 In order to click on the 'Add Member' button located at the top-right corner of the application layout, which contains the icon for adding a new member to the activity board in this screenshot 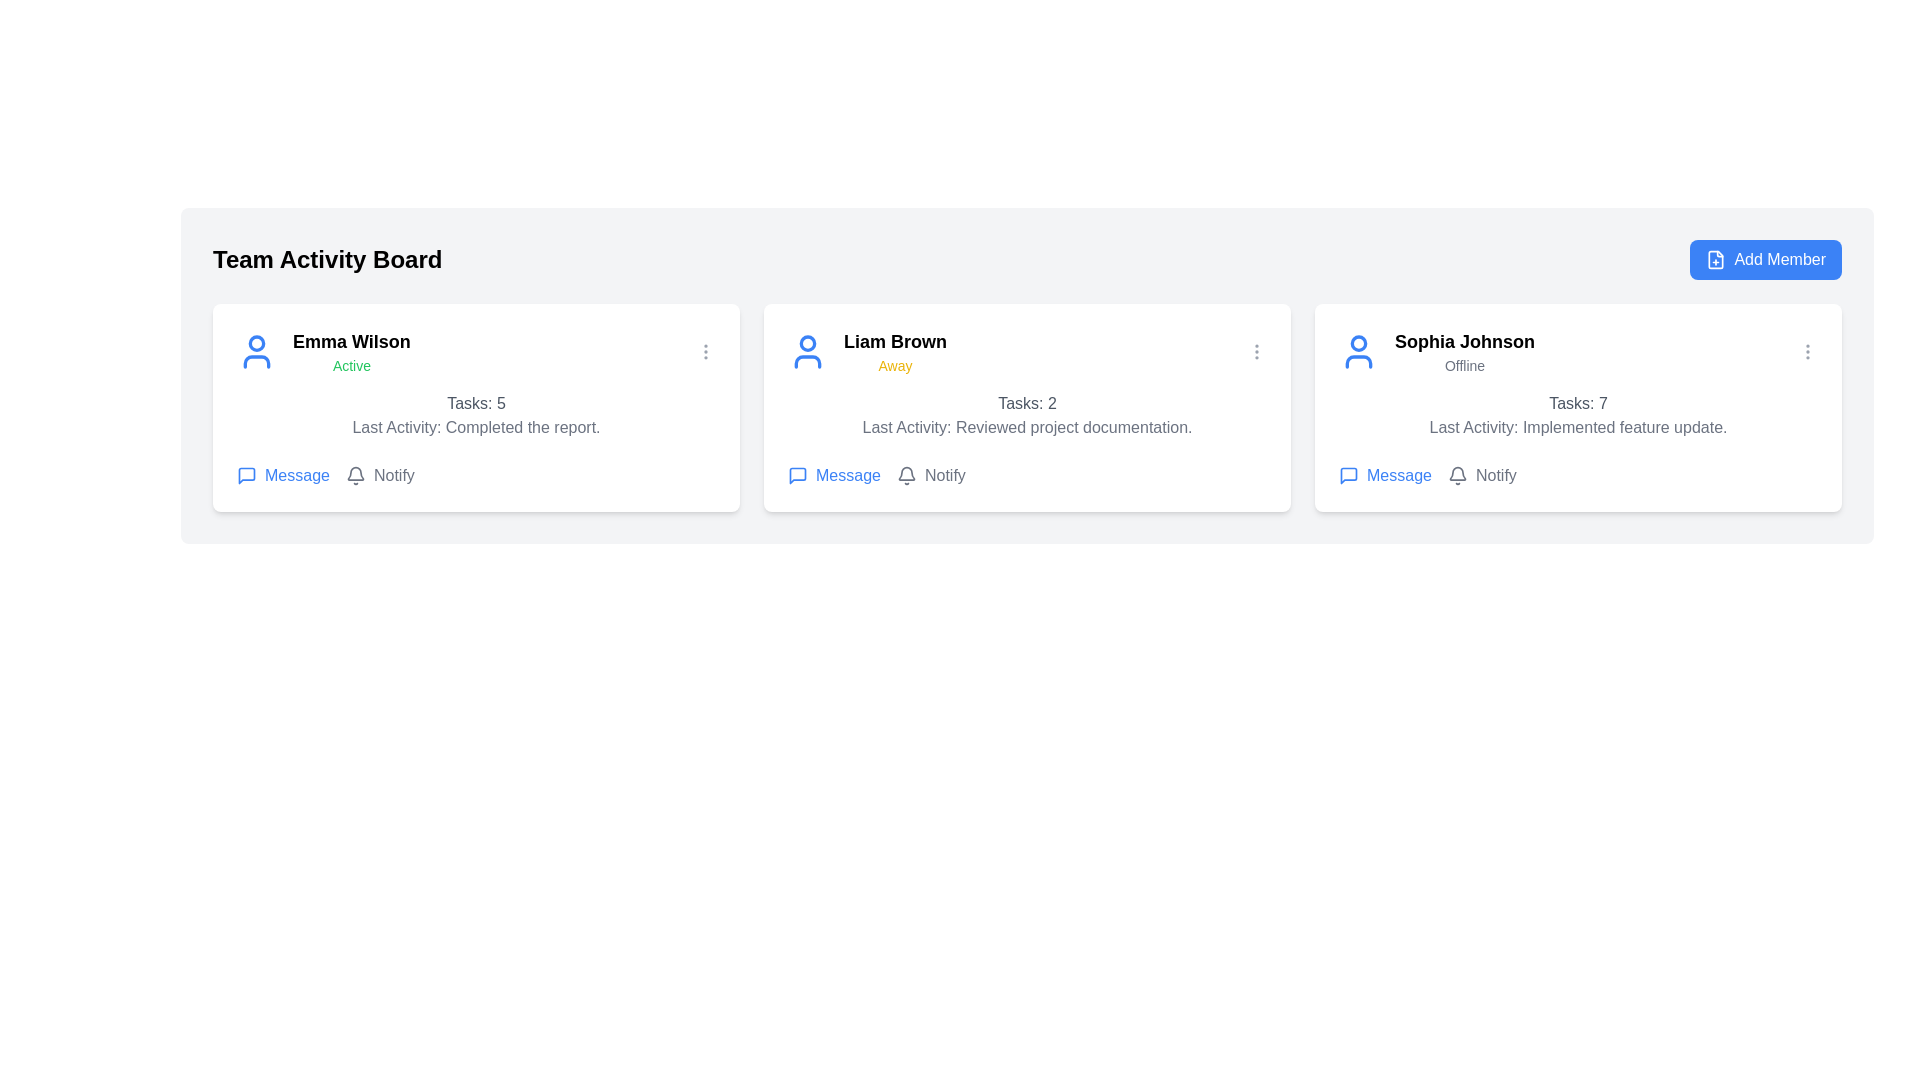, I will do `click(1715, 258)`.